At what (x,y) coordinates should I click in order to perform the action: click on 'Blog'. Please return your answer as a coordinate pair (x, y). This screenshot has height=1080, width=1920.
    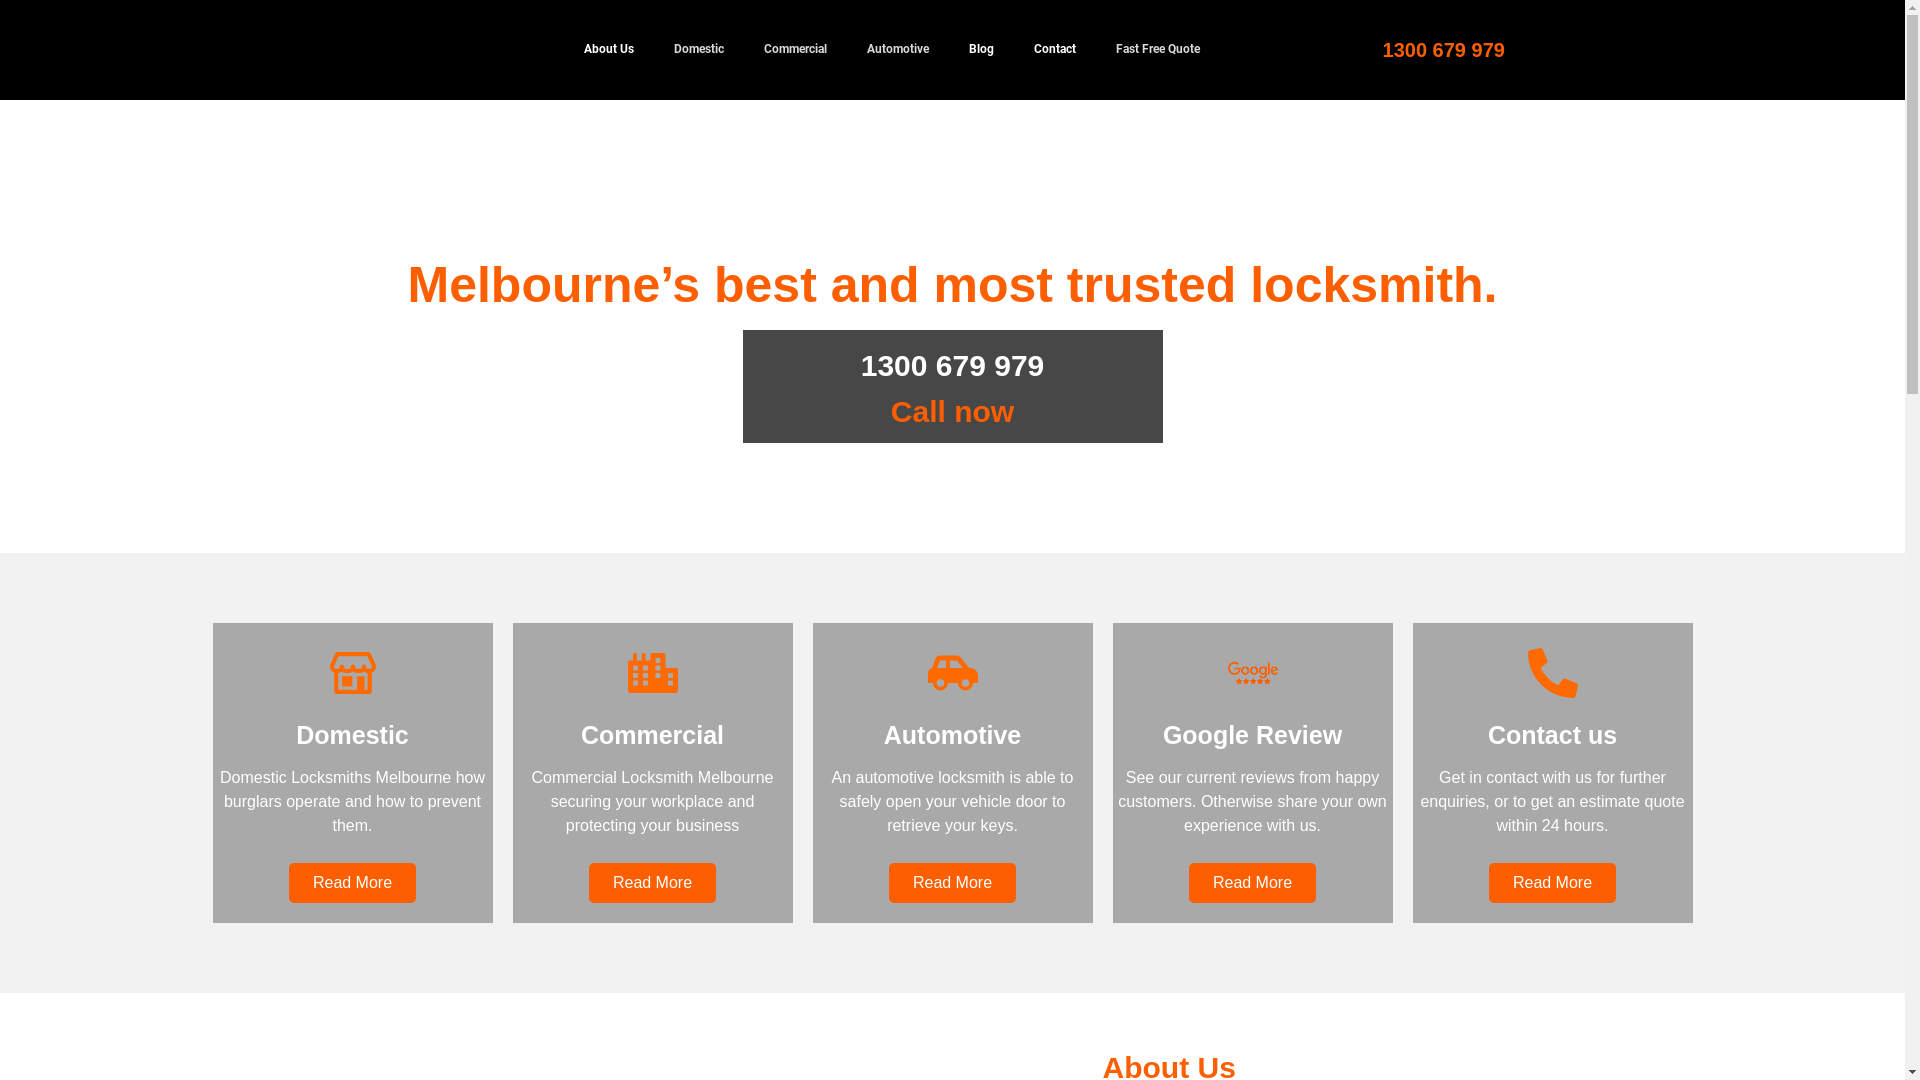
    Looking at the image, I should click on (980, 49).